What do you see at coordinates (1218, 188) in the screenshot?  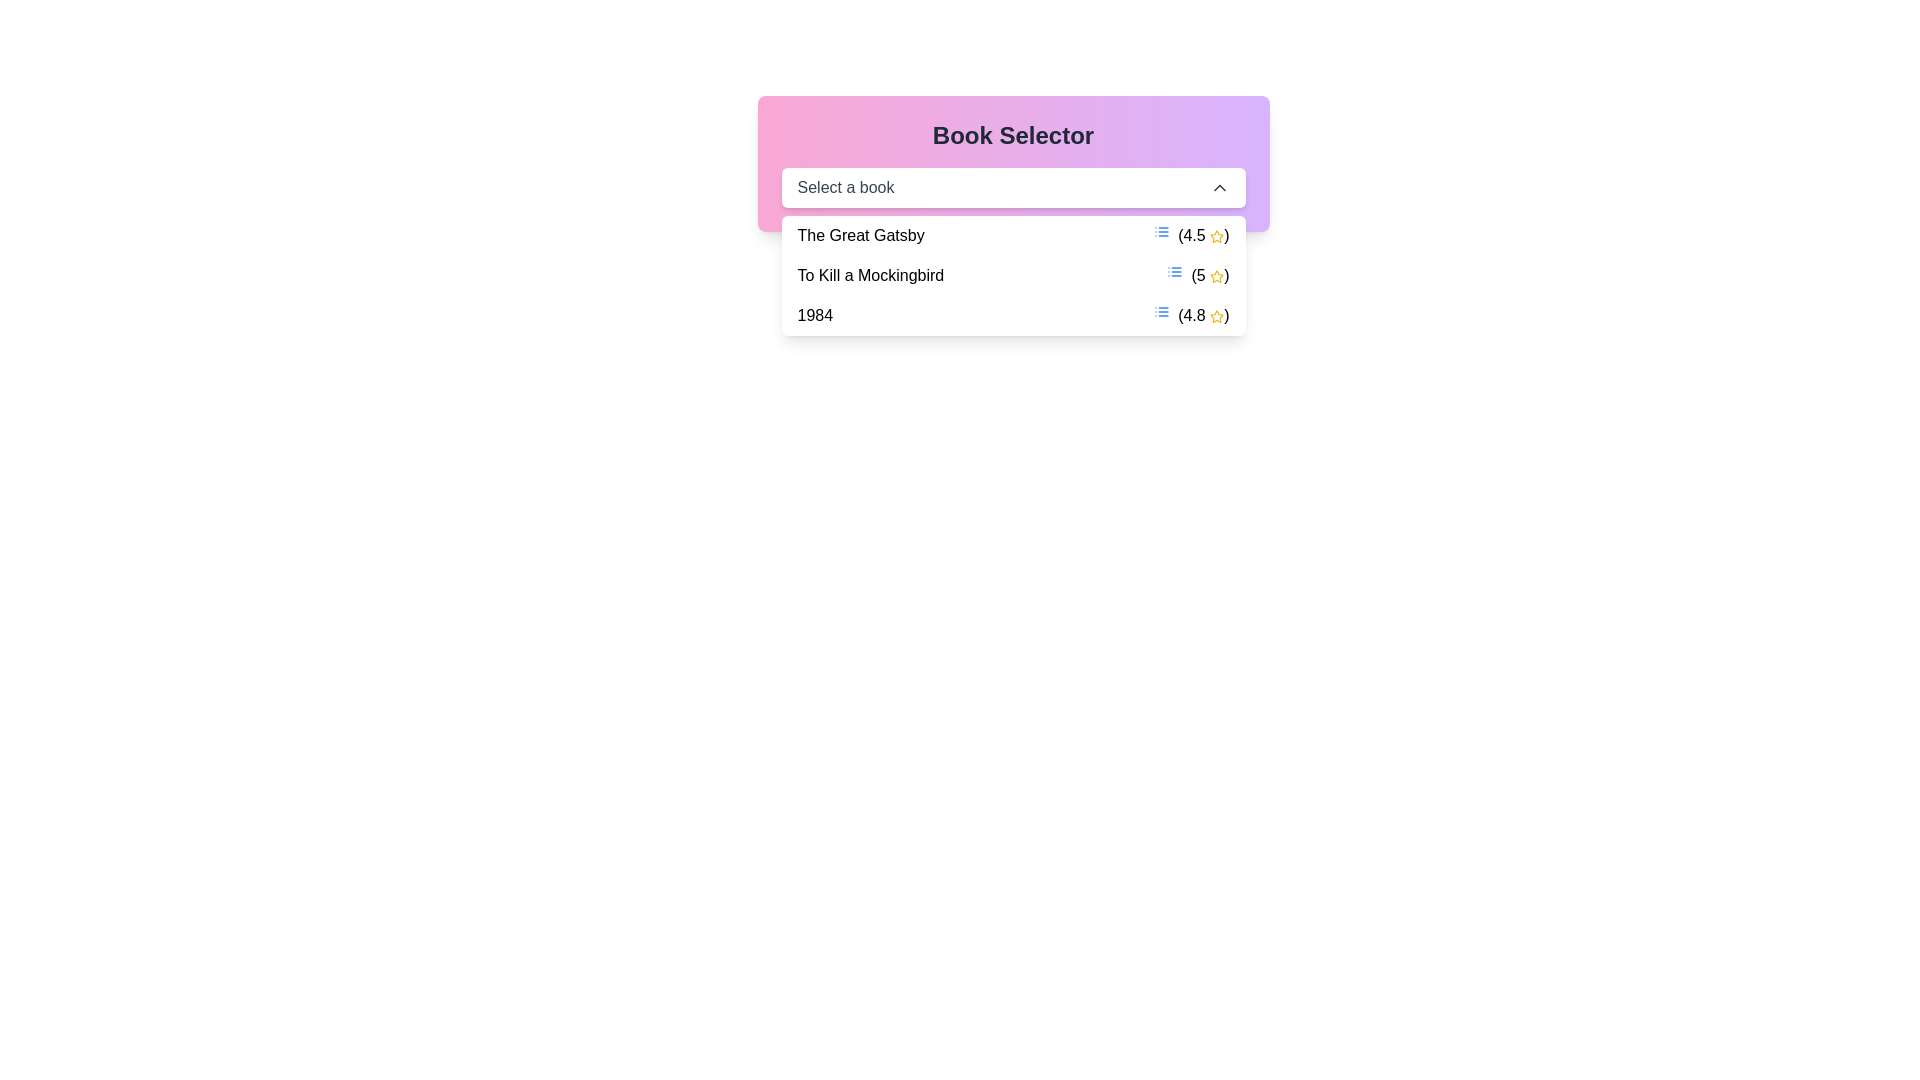 I see `the upward-pointing chevron icon button located at the far right of the 'Select a book' drop-down selector` at bounding box center [1218, 188].